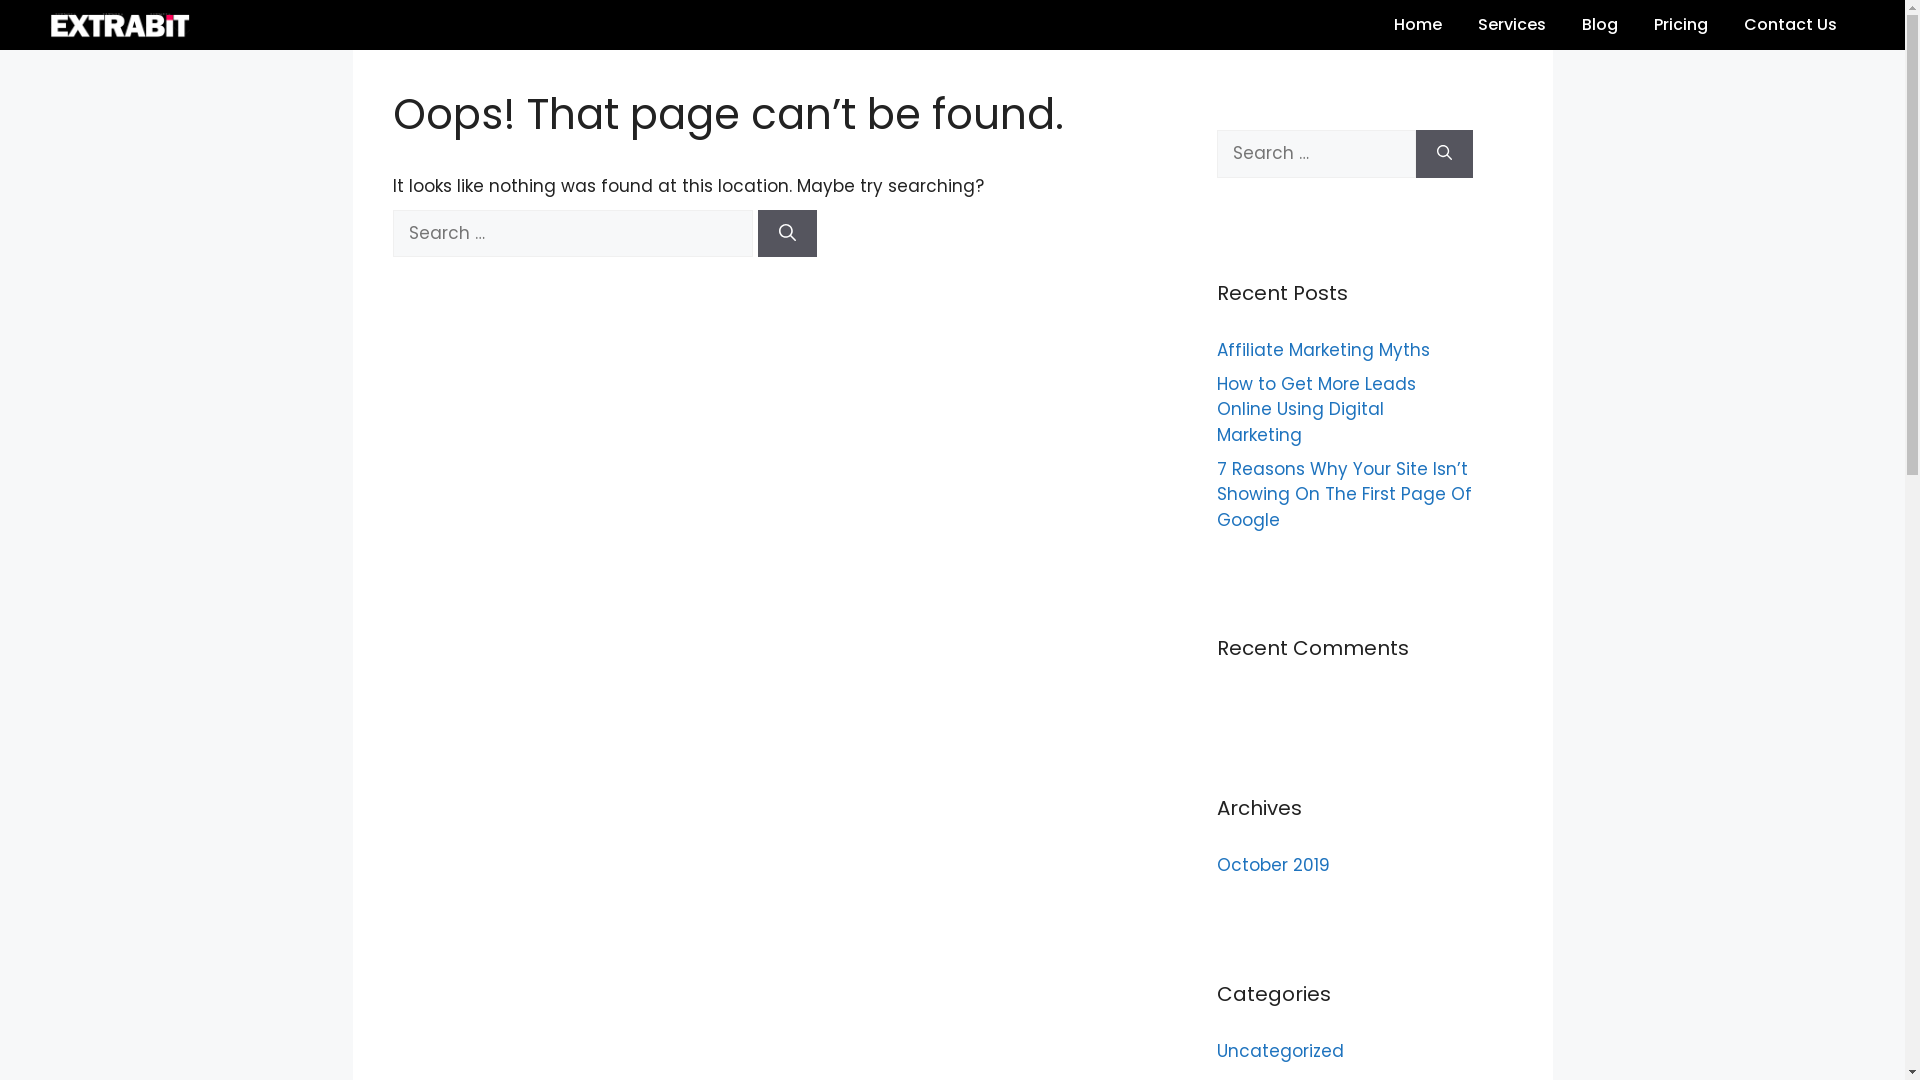 Image resolution: width=1920 pixels, height=1080 pixels. Describe the element at coordinates (570, 233) in the screenshot. I see `'Search for:'` at that location.